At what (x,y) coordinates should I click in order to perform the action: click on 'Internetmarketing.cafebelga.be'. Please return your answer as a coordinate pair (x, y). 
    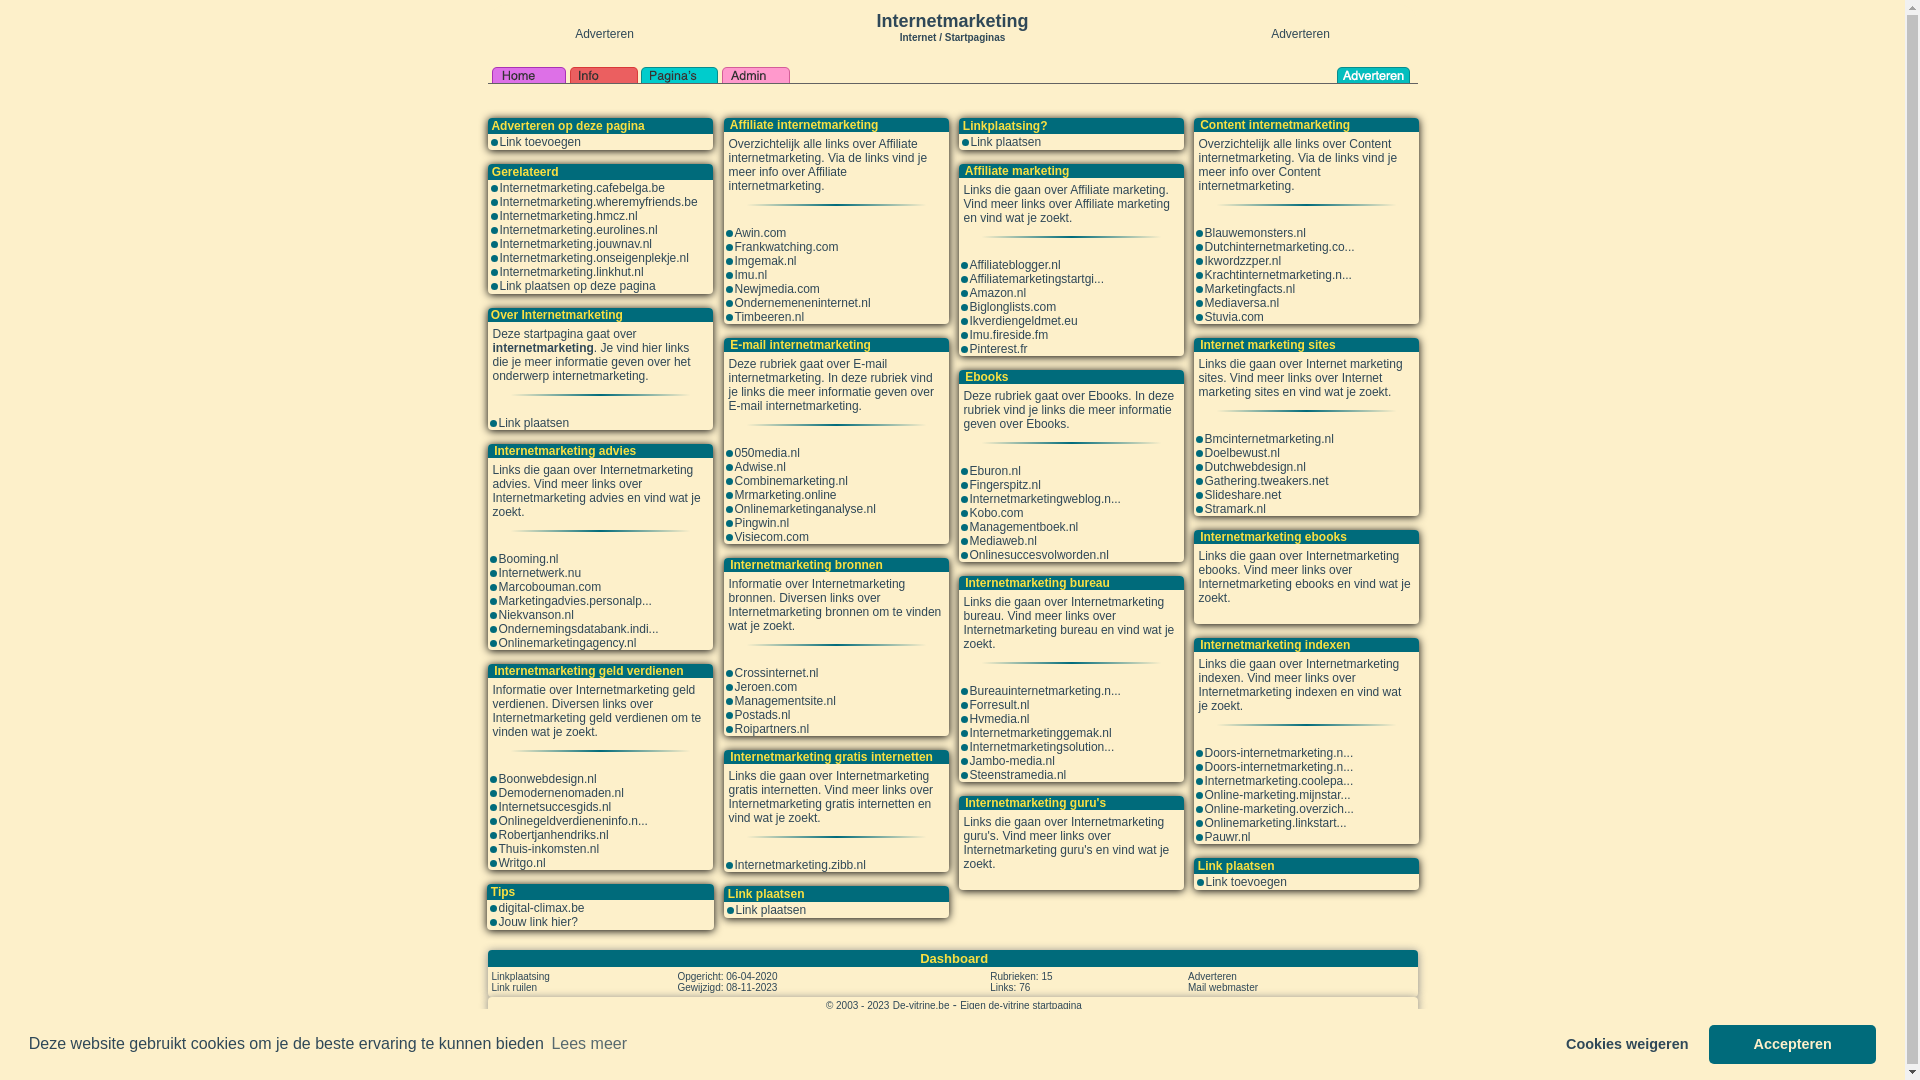
    Looking at the image, I should click on (581, 188).